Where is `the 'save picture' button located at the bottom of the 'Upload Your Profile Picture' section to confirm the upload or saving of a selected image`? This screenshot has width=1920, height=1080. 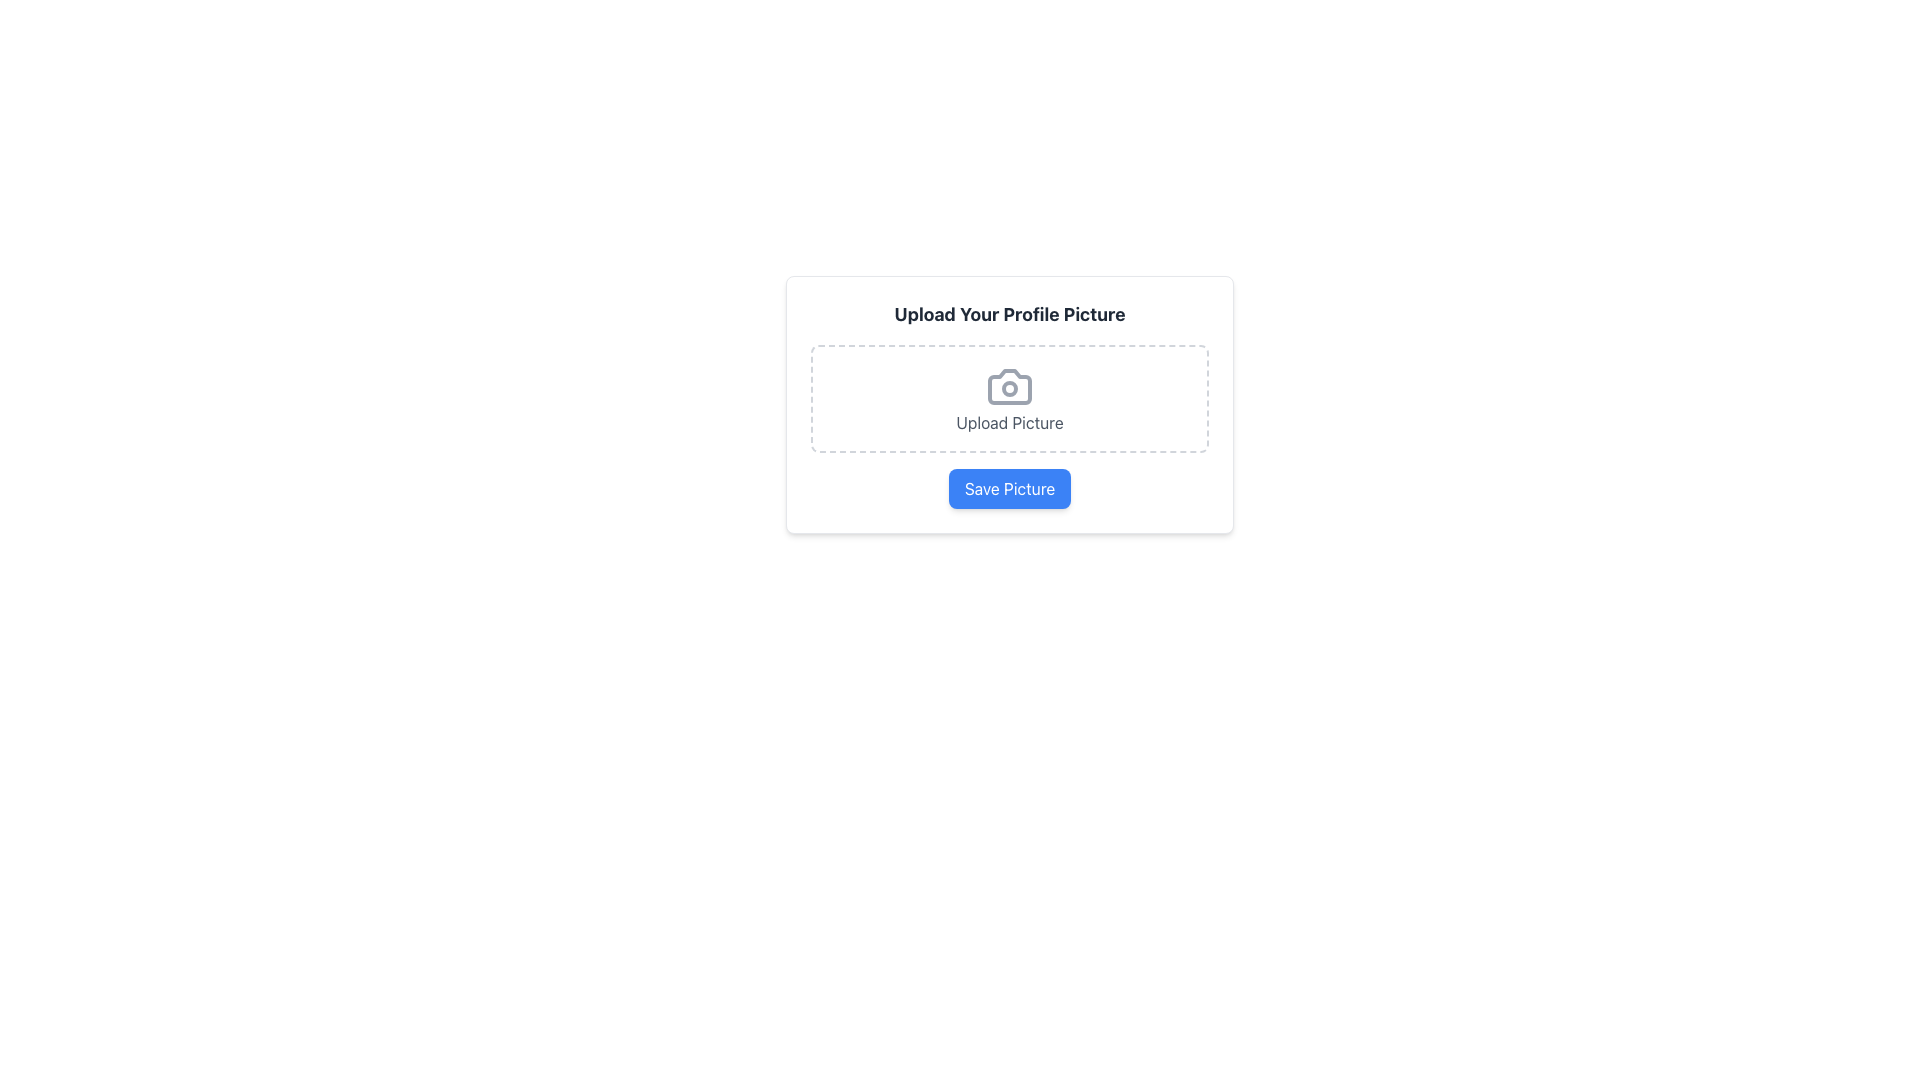 the 'save picture' button located at the bottom of the 'Upload Your Profile Picture' section to confirm the upload or saving of a selected image is located at coordinates (1009, 489).